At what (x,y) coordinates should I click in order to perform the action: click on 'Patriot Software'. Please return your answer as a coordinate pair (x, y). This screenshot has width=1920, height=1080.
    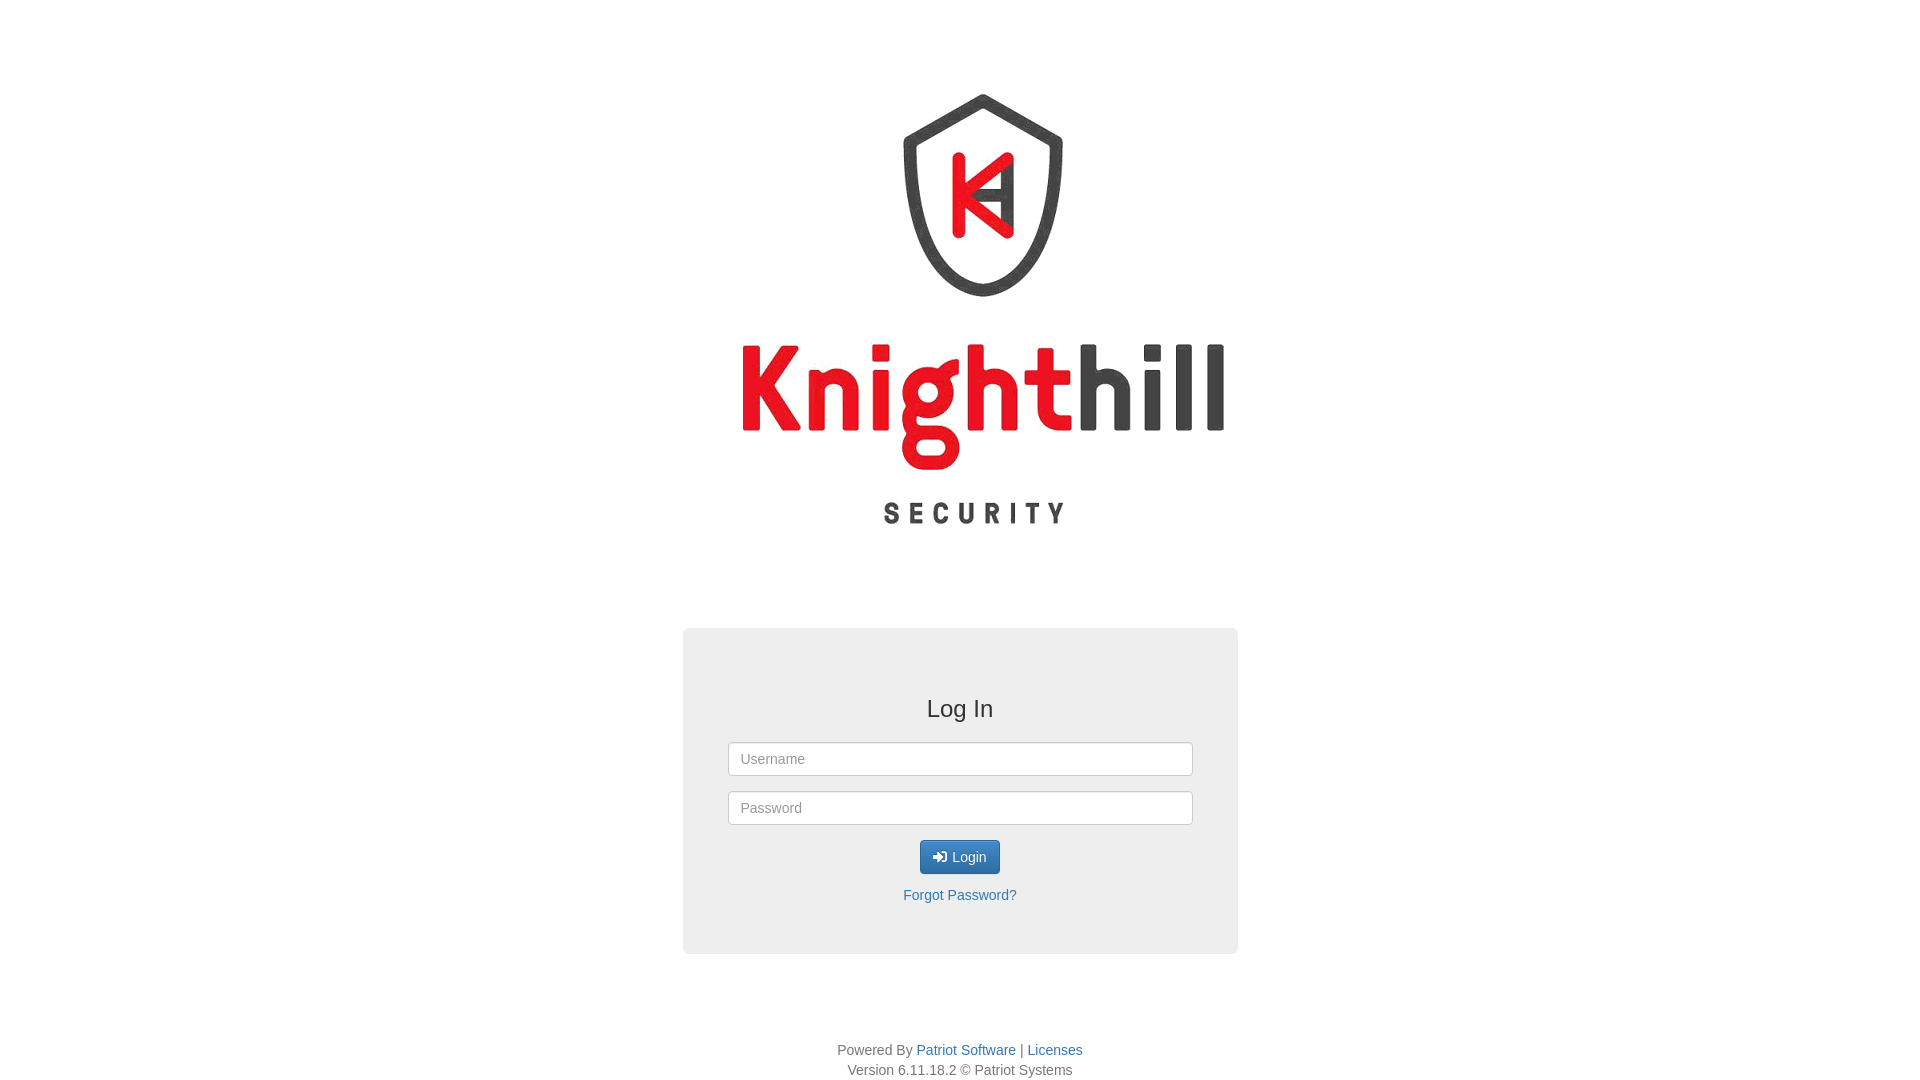
    Looking at the image, I should click on (966, 1048).